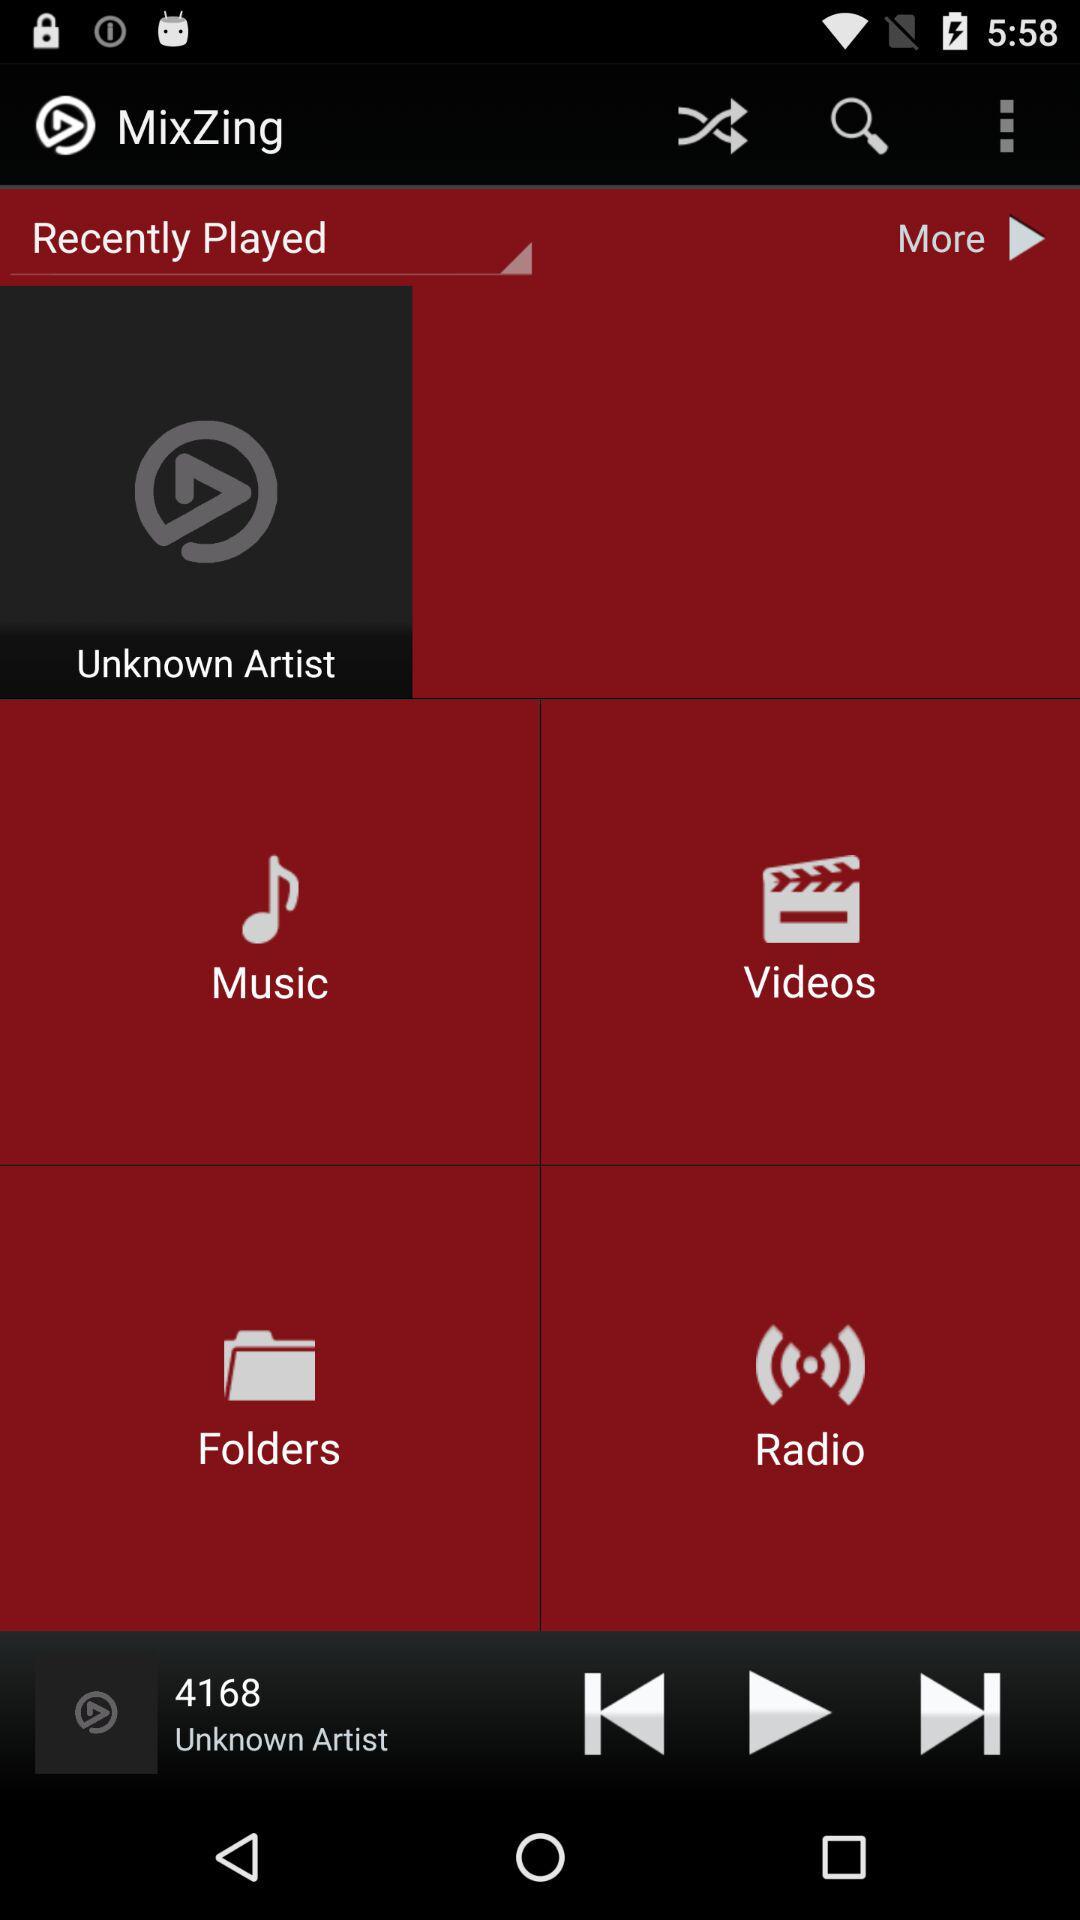  What do you see at coordinates (1032, 237) in the screenshot?
I see `more option` at bounding box center [1032, 237].